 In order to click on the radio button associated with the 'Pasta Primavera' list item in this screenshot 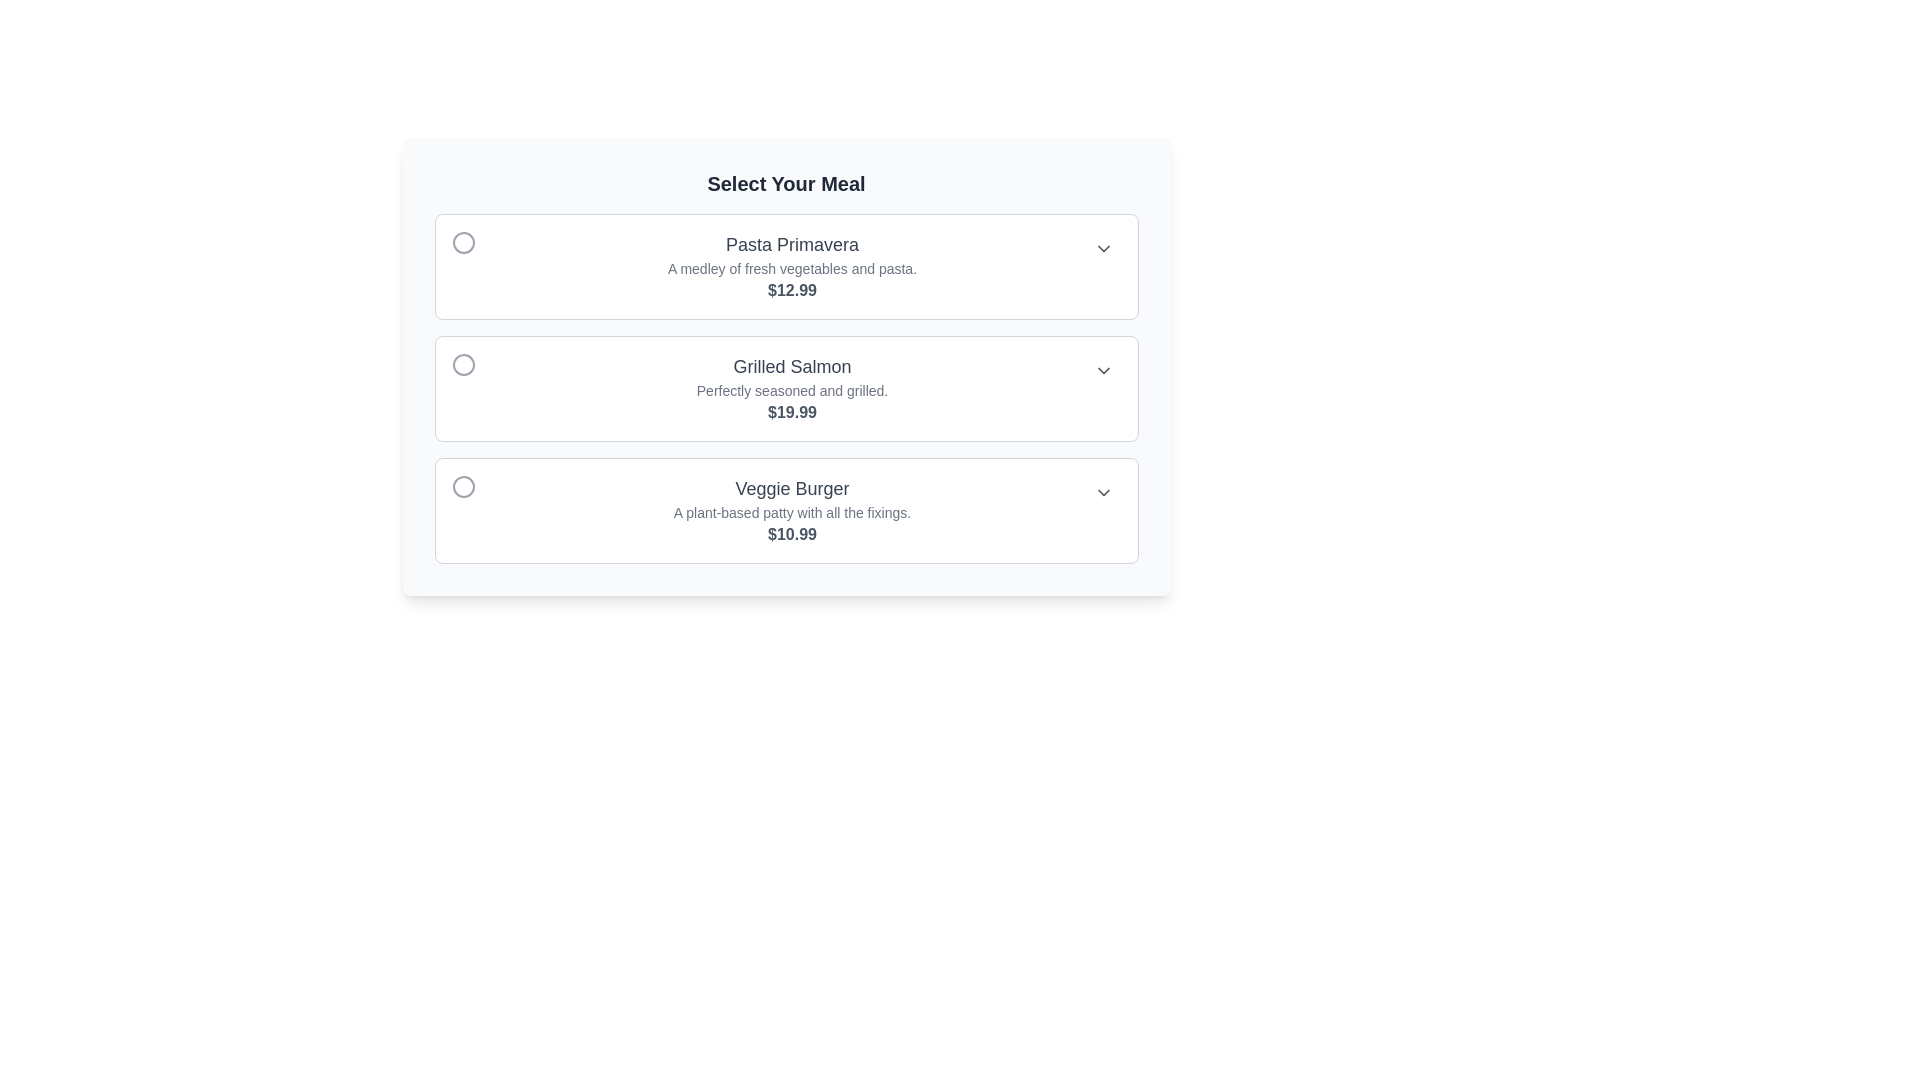, I will do `click(462, 242)`.